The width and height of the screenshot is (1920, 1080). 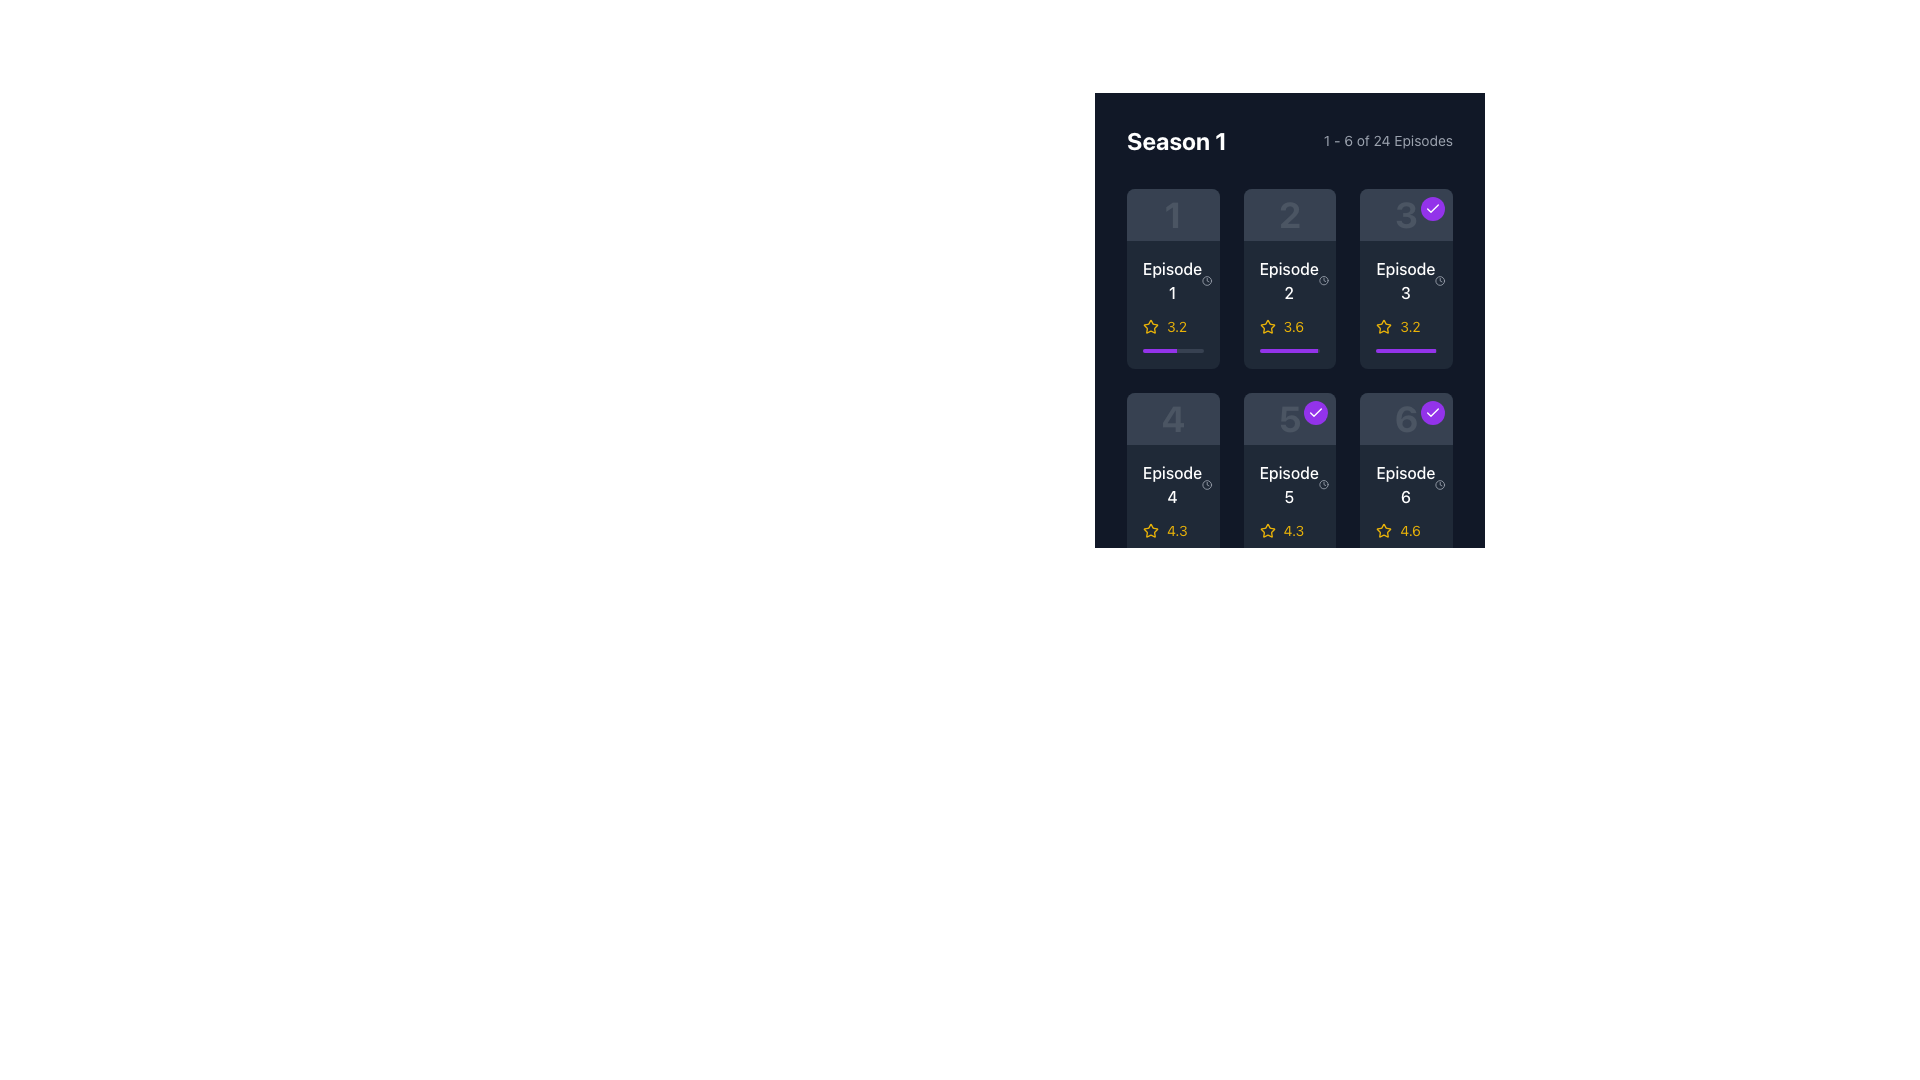 What do you see at coordinates (1290, 483) in the screenshot?
I see `the card representing Episode 5, which displays its title, duration, and rating, located in the second row and third column under the 'Season 1' header` at bounding box center [1290, 483].